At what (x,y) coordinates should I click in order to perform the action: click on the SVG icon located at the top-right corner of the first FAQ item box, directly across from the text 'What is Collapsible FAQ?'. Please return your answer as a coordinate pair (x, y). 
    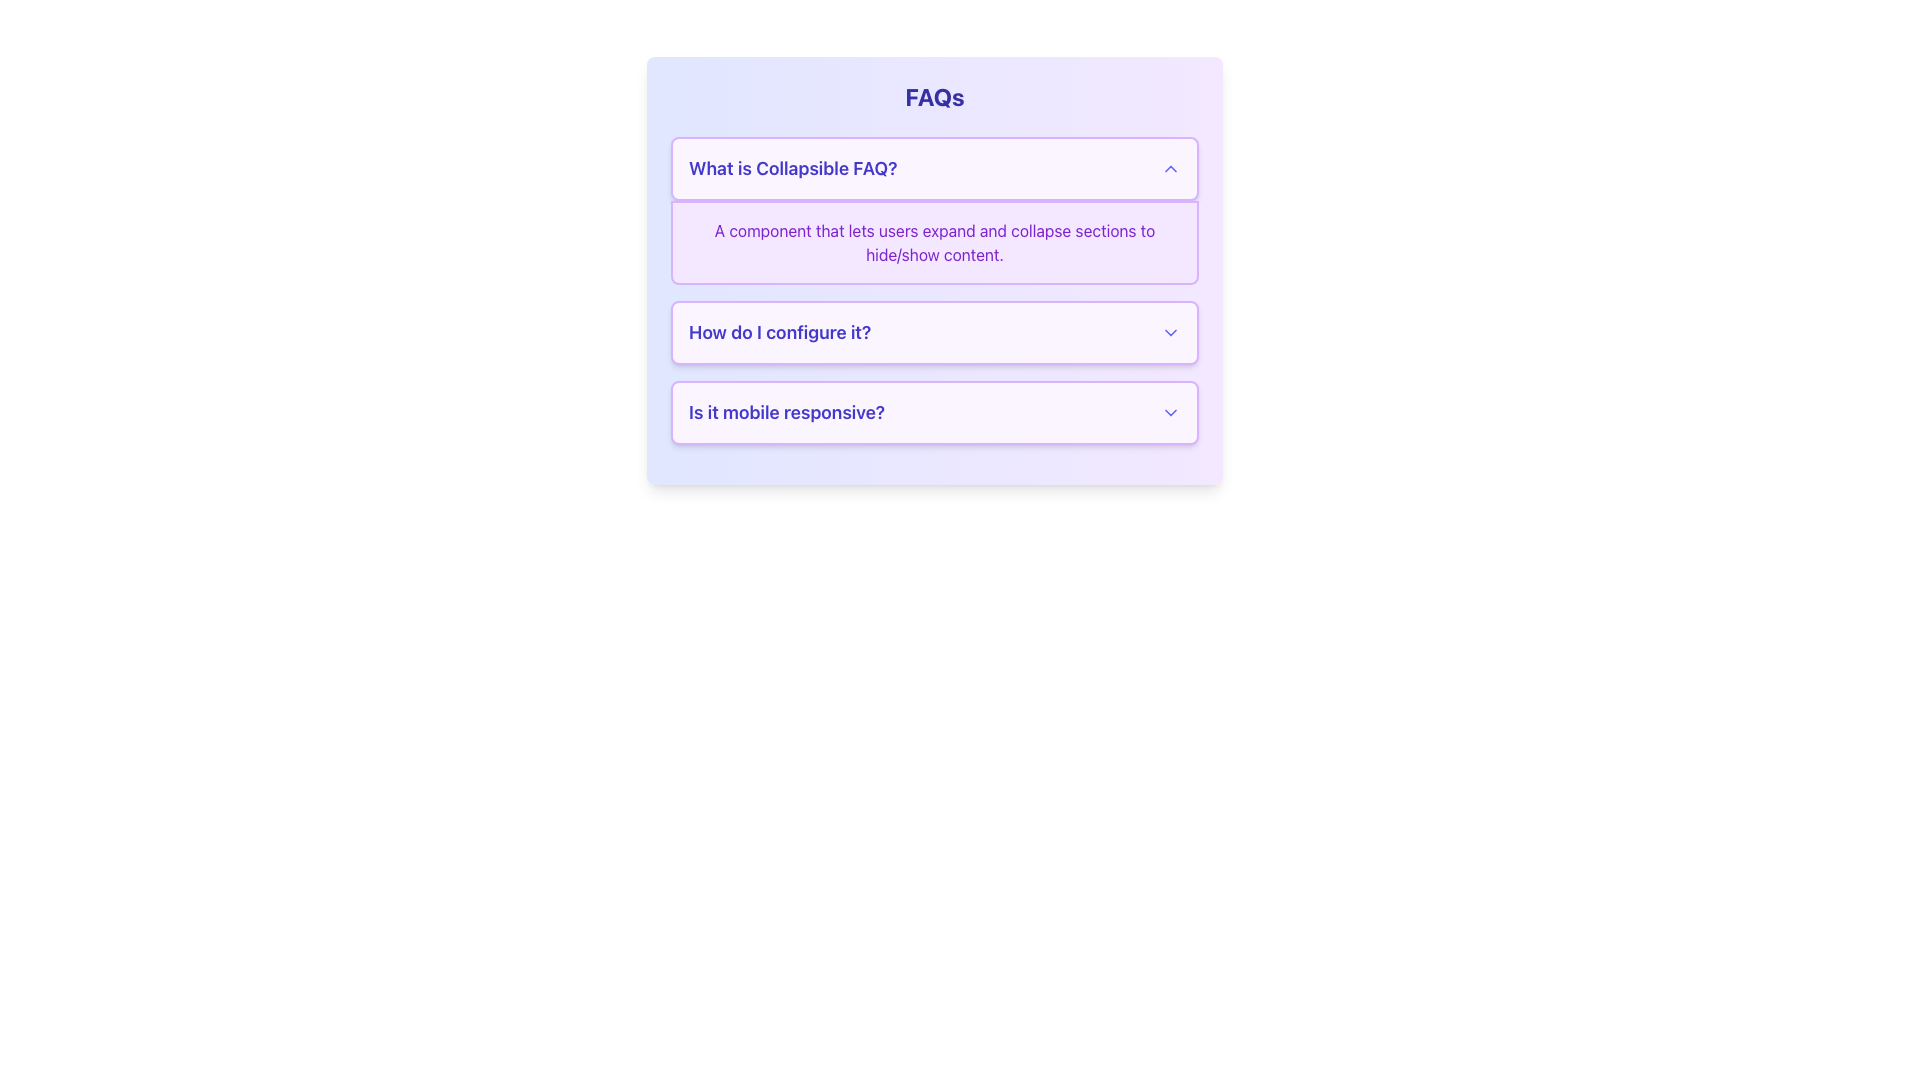
    Looking at the image, I should click on (1171, 168).